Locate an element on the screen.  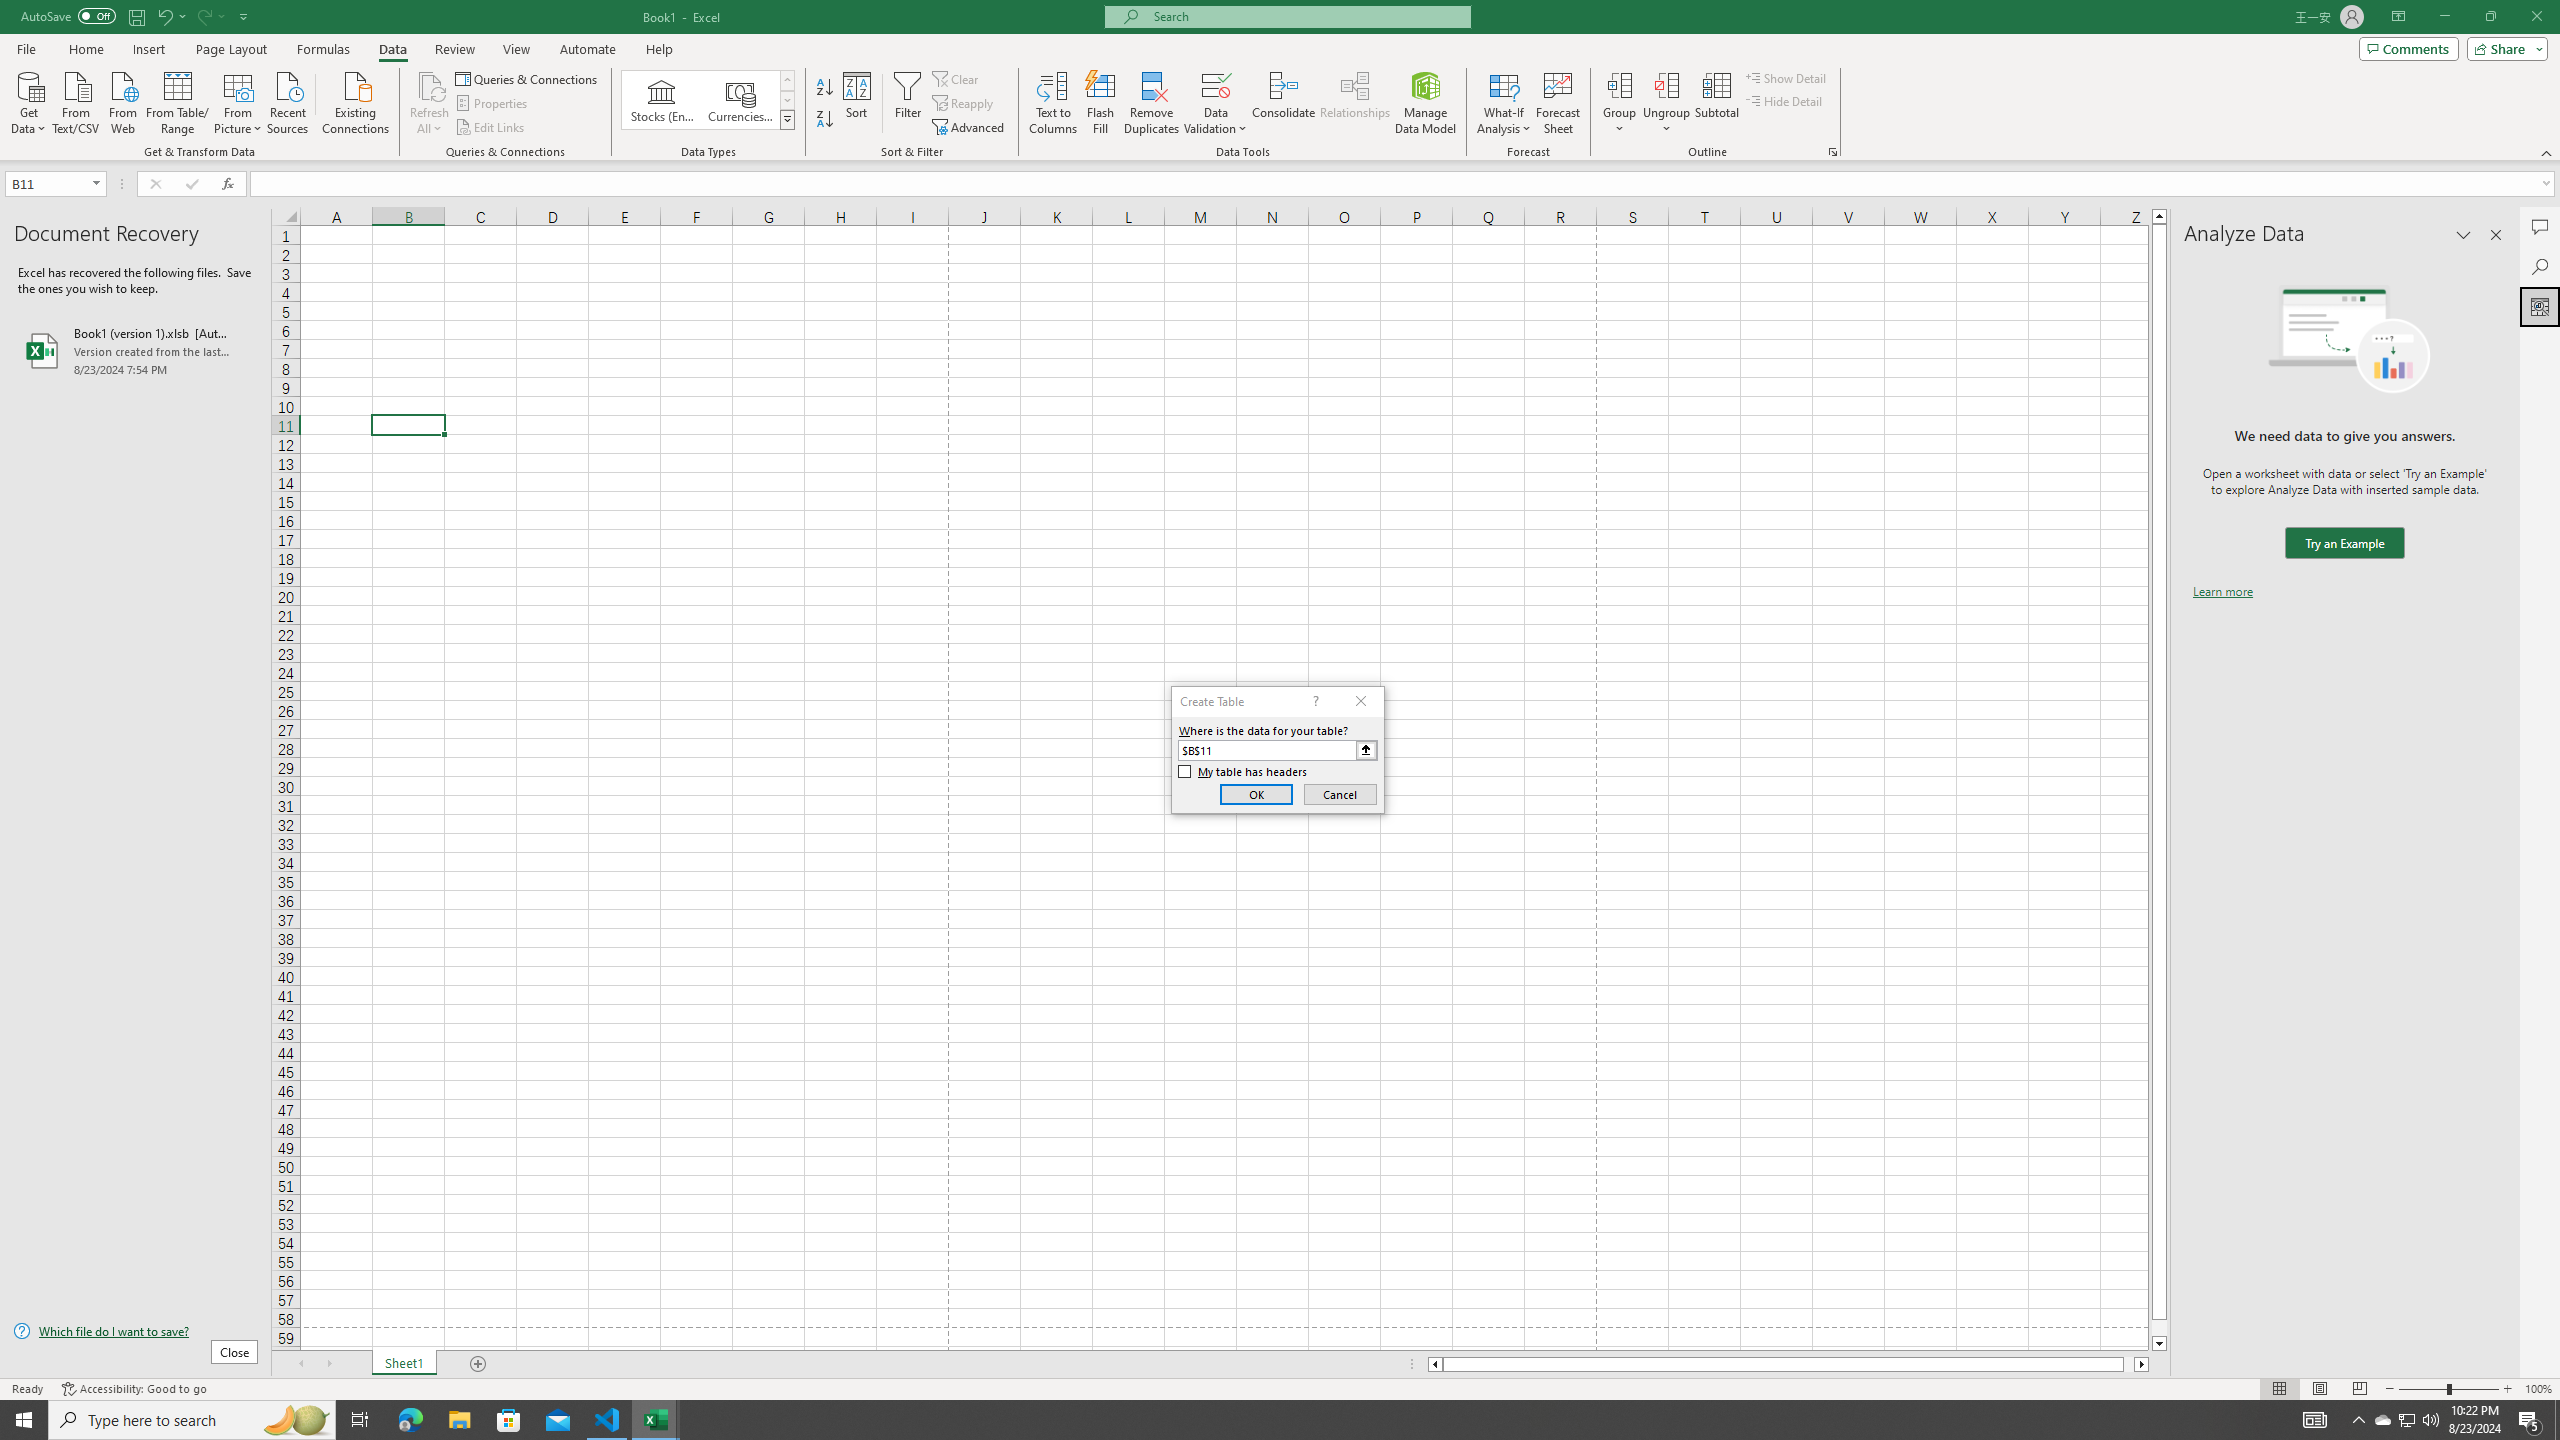
'Formulas' is located at coordinates (325, 49).